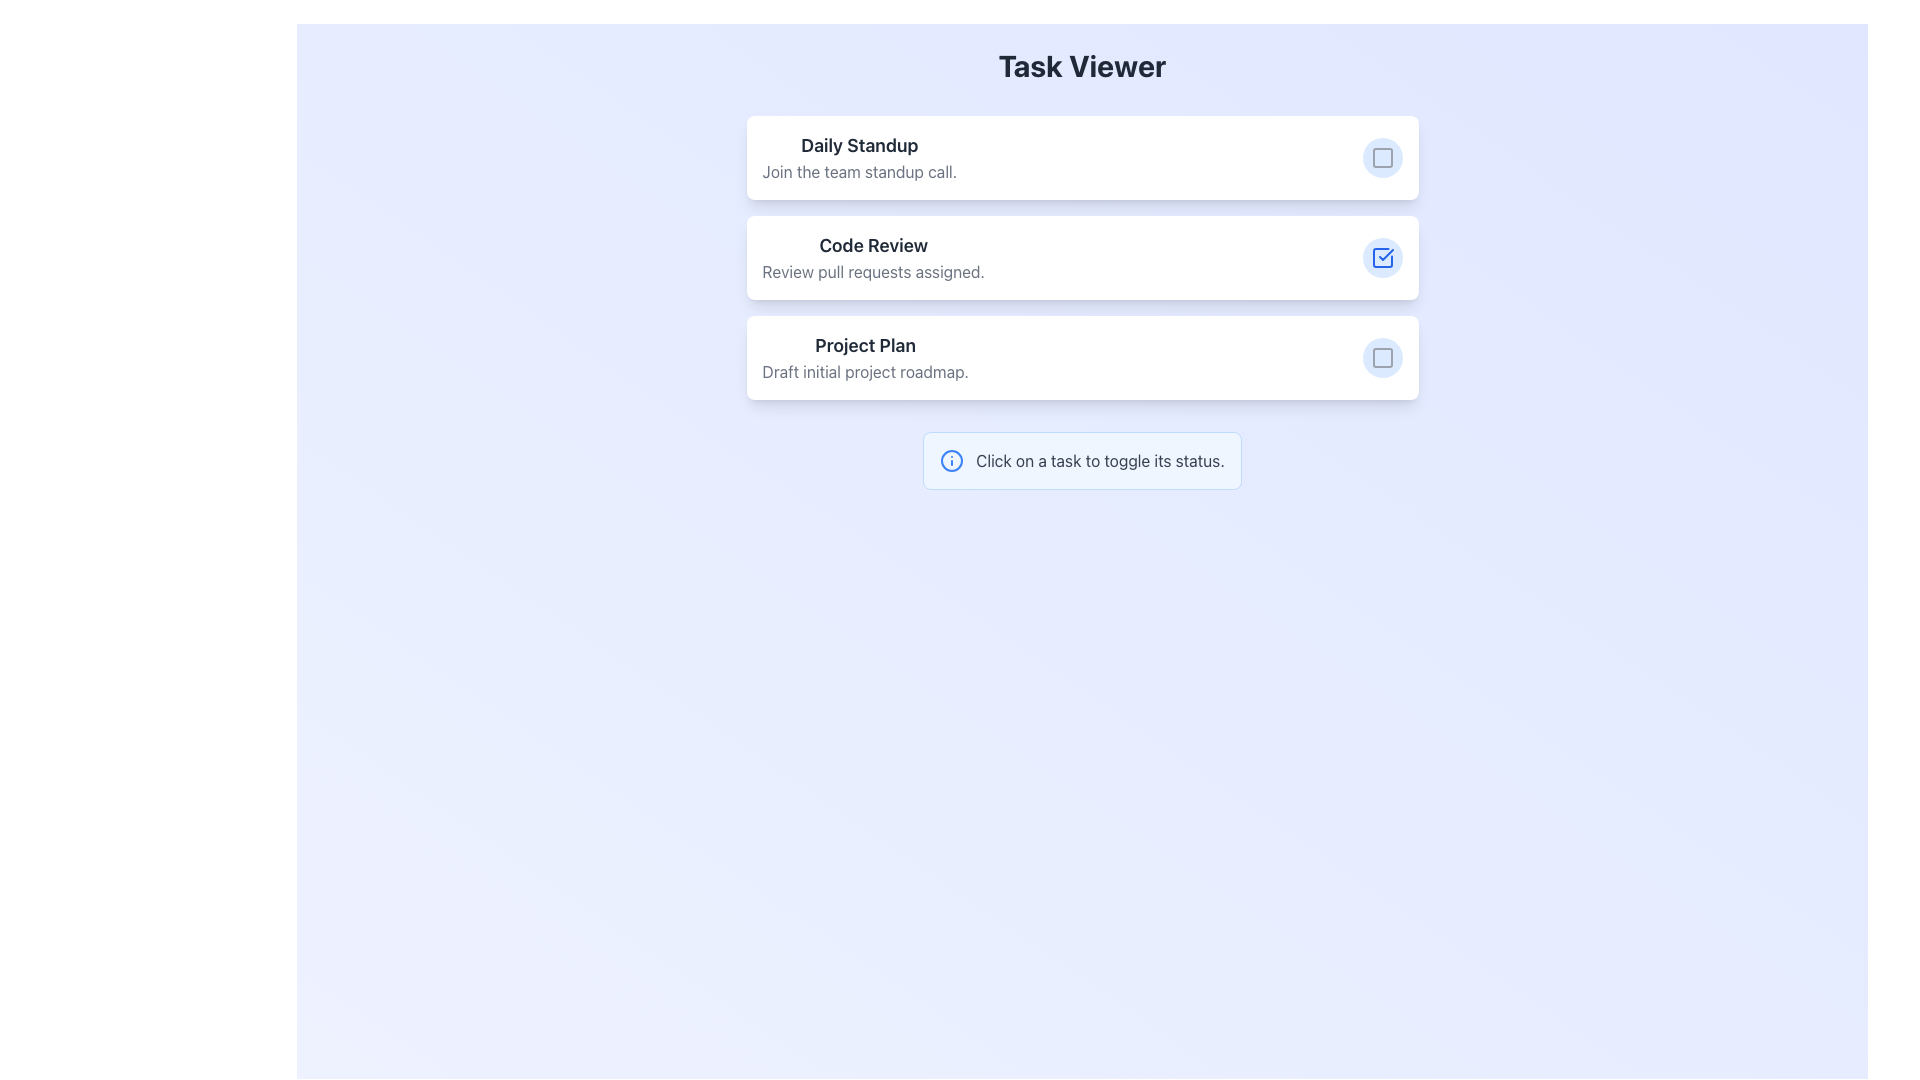 Image resolution: width=1920 pixels, height=1080 pixels. I want to click on static text label that displays 'Draft initial project roadmap.' located under the 'Project Plan' title within the task item section, so click(865, 371).